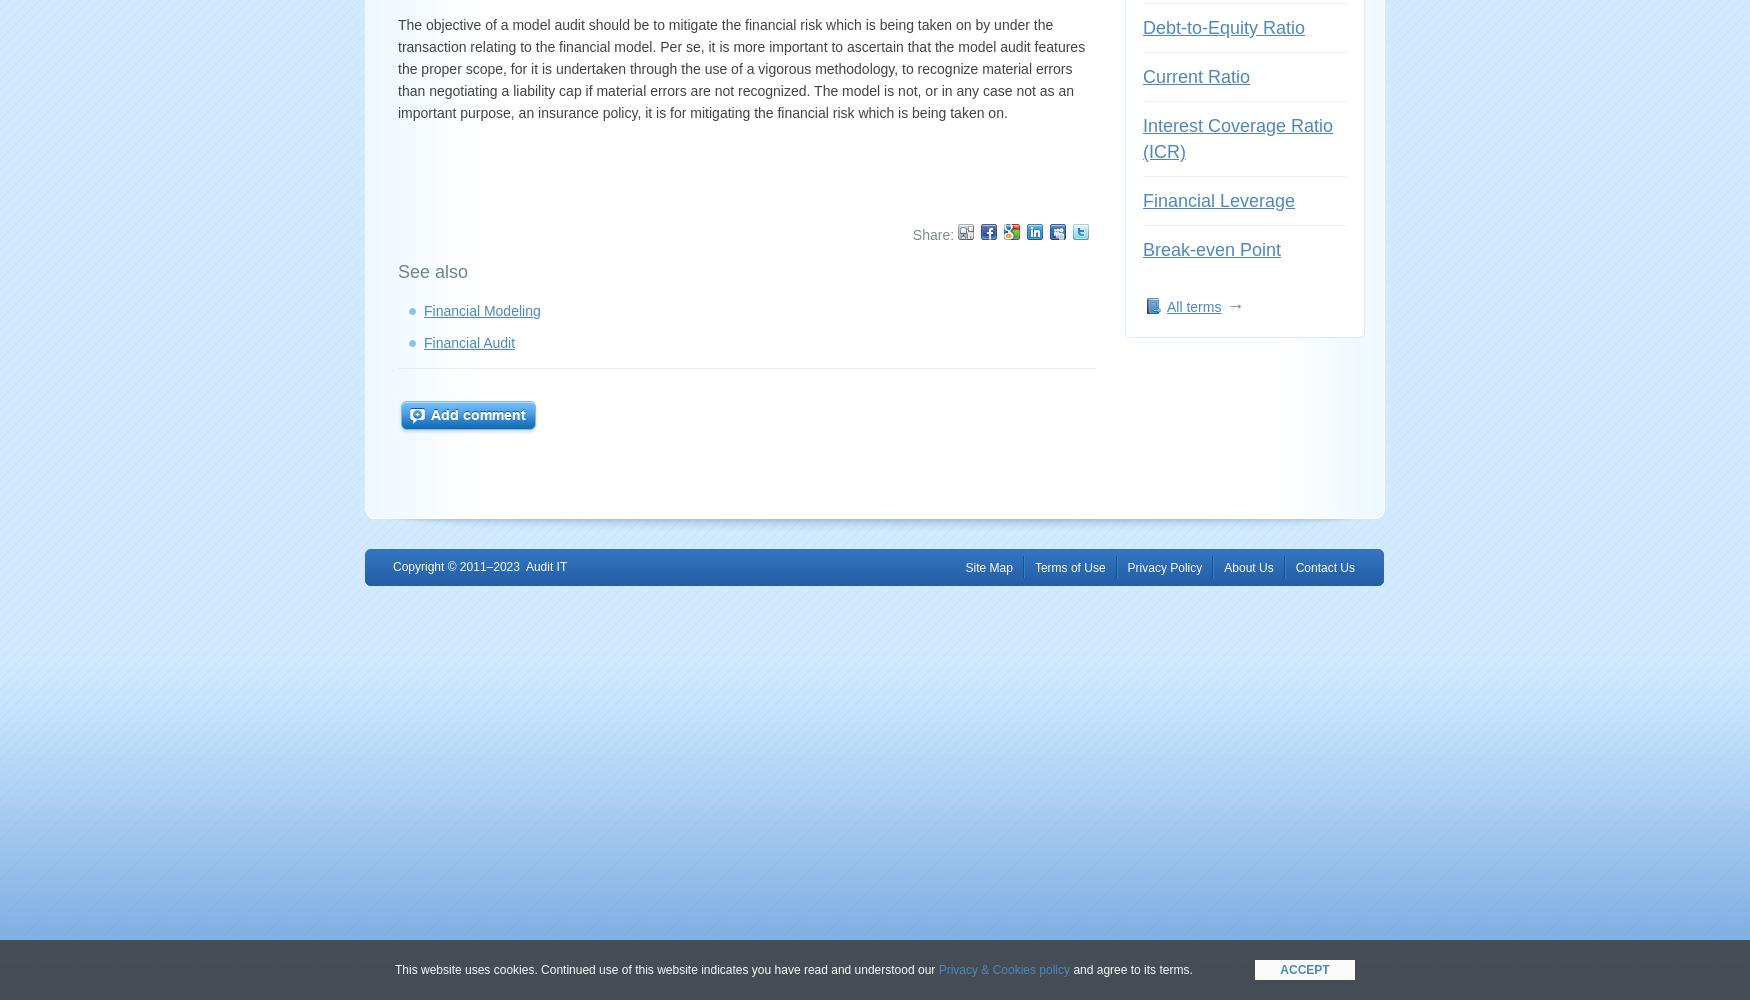 The image size is (1750, 1000). Describe the element at coordinates (1223, 28) in the screenshot. I see `'Debt-to-Equity Ratio'` at that location.